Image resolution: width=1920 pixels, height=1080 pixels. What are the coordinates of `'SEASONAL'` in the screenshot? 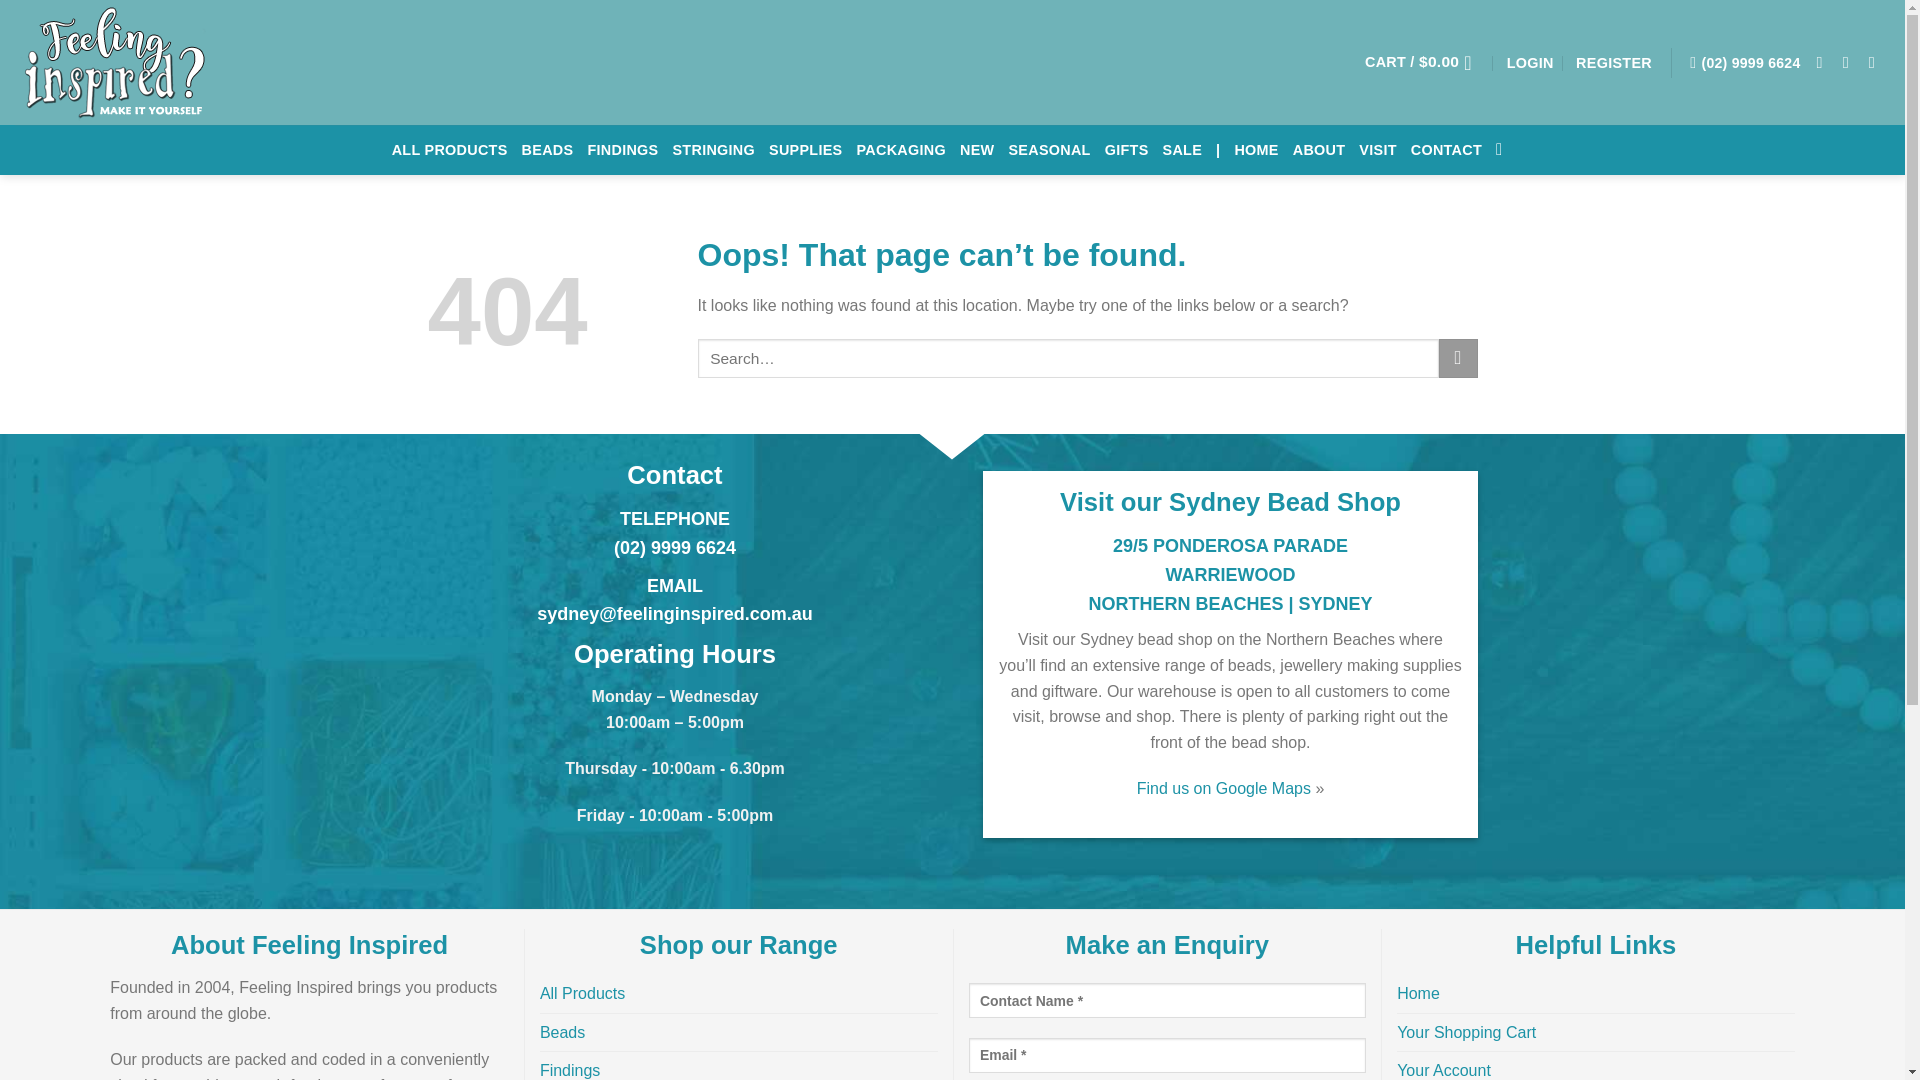 It's located at (1048, 149).